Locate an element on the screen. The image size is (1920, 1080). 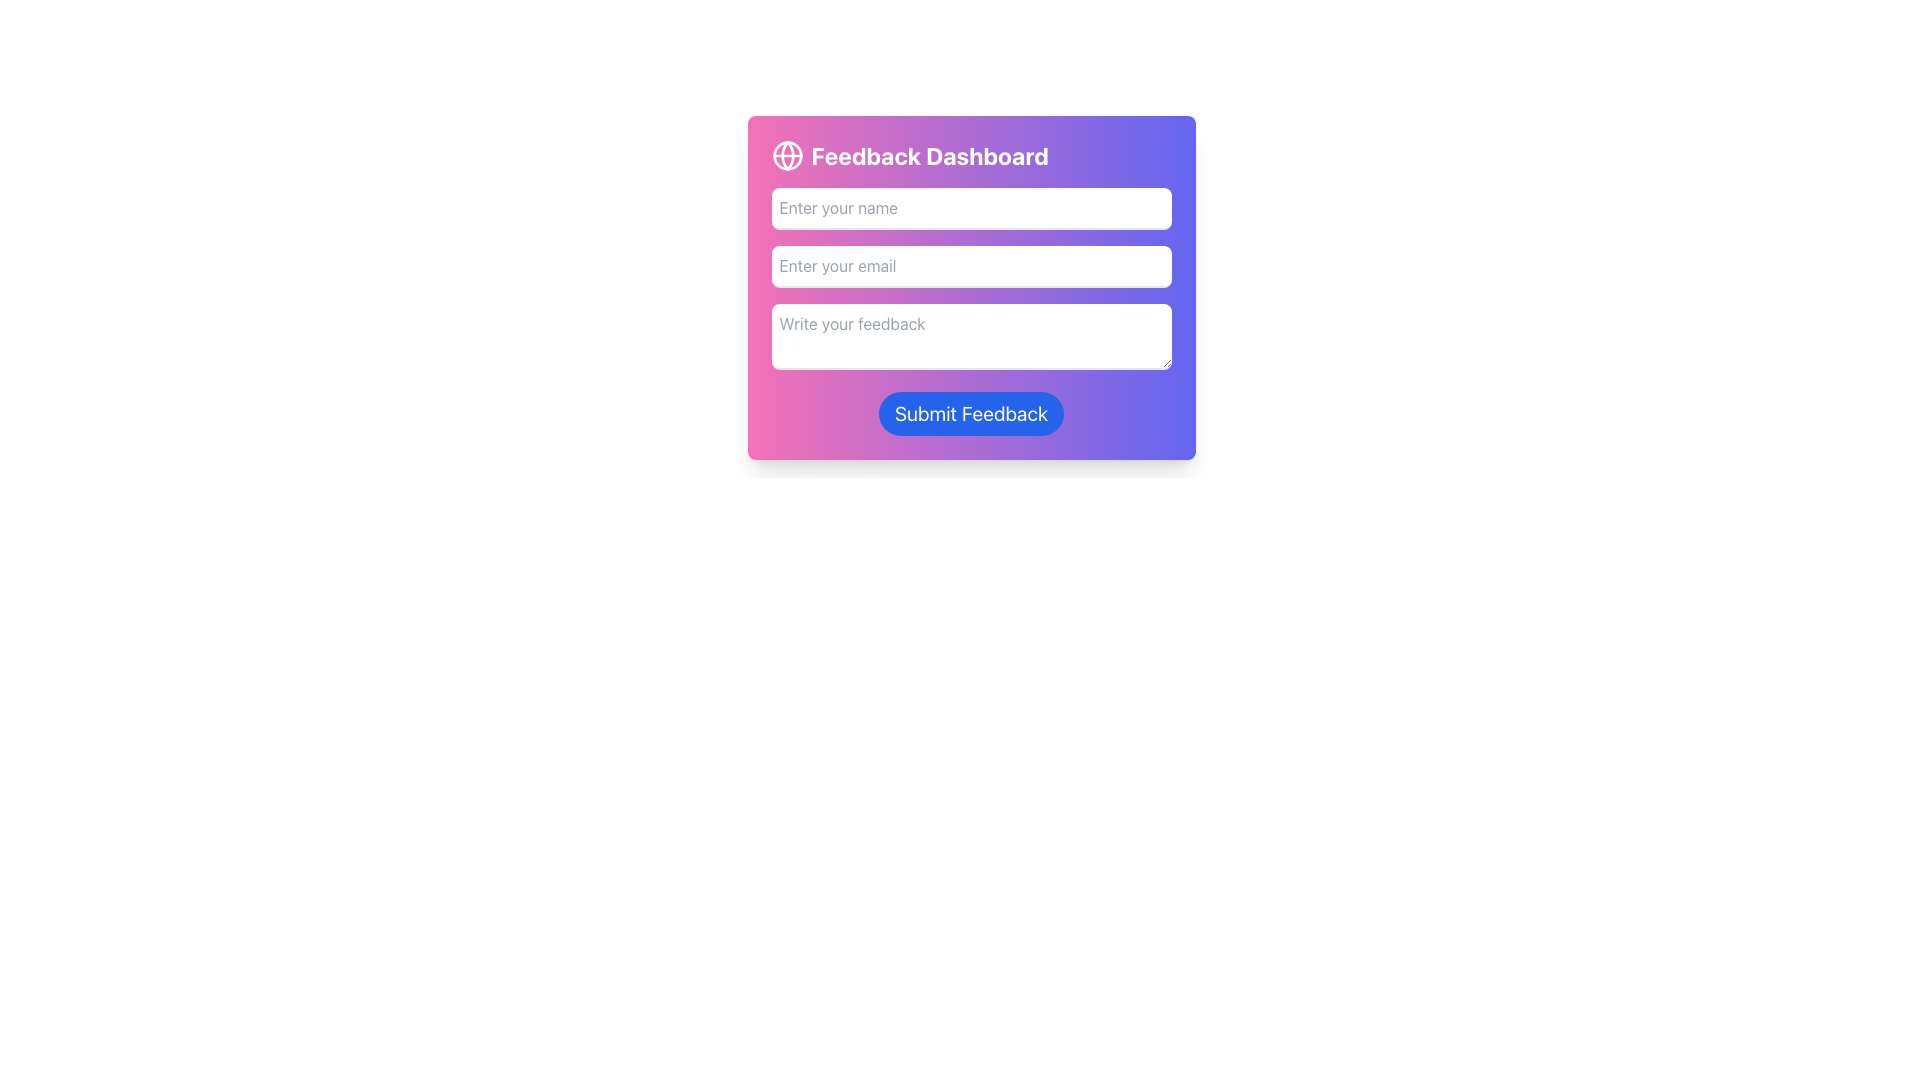
the decorative icon associated with the 'Feedback Dashboard' title, located at the top left of the Feedback Dashboard section, if it is interactive is located at coordinates (786, 154).